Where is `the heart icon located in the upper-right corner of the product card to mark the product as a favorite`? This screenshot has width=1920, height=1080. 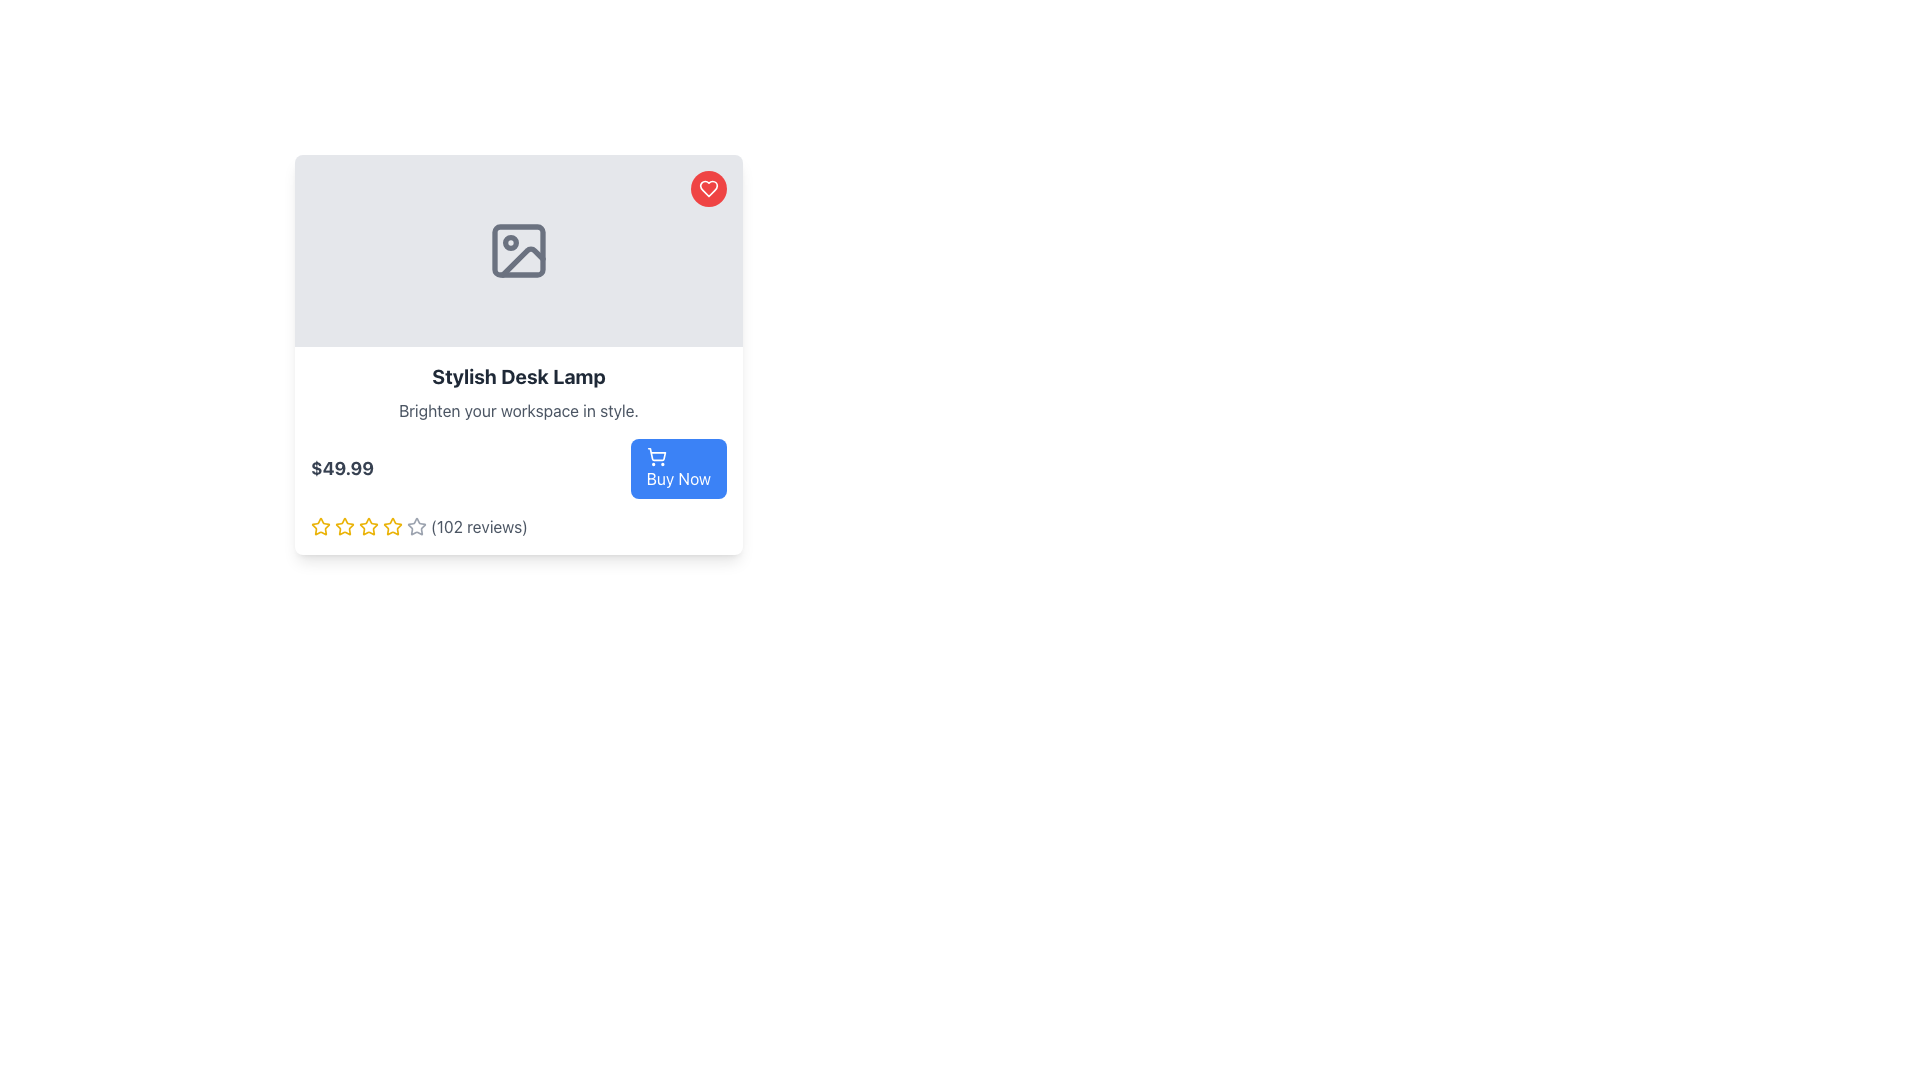
the heart icon located in the upper-right corner of the product card to mark the product as a favorite is located at coordinates (709, 189).